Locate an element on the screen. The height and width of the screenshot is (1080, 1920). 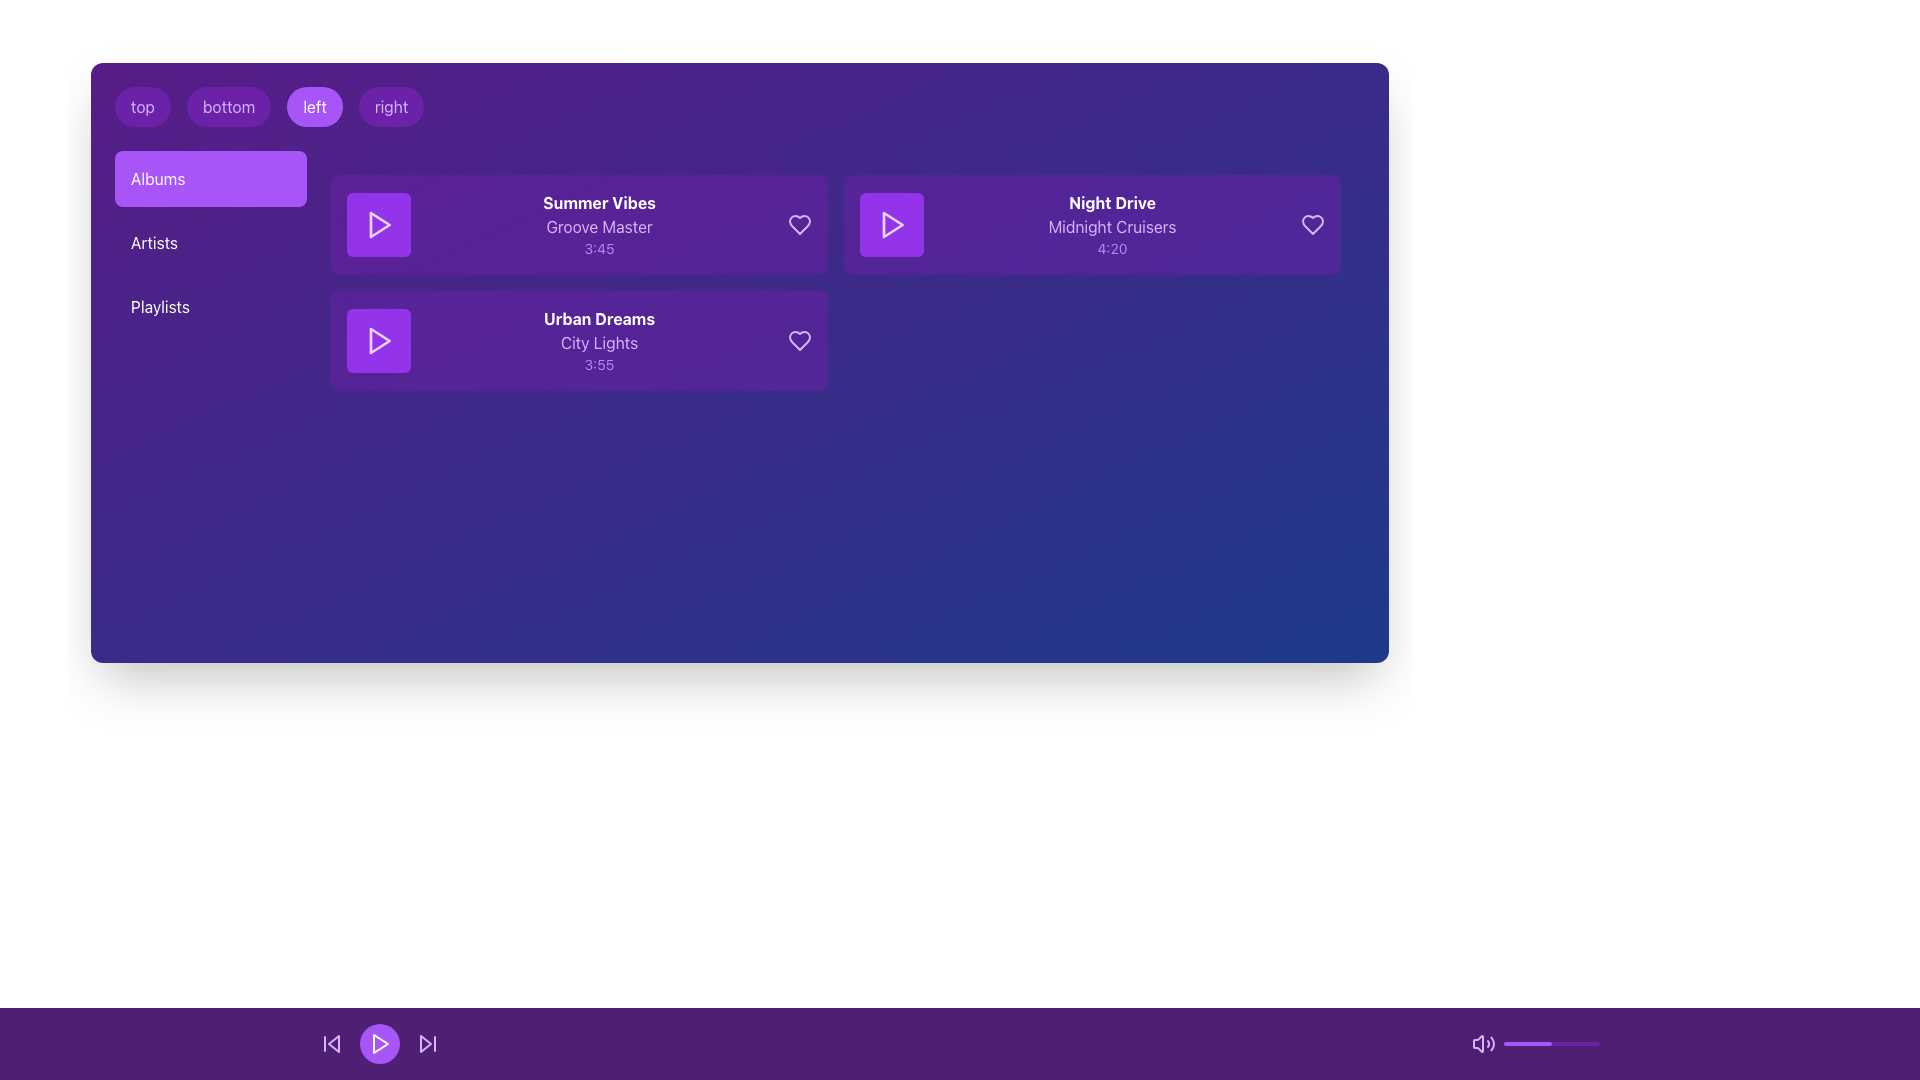
the playback control icon located at the bottom center of the interface within the purple control bar is located at coordinates (379, 1043).